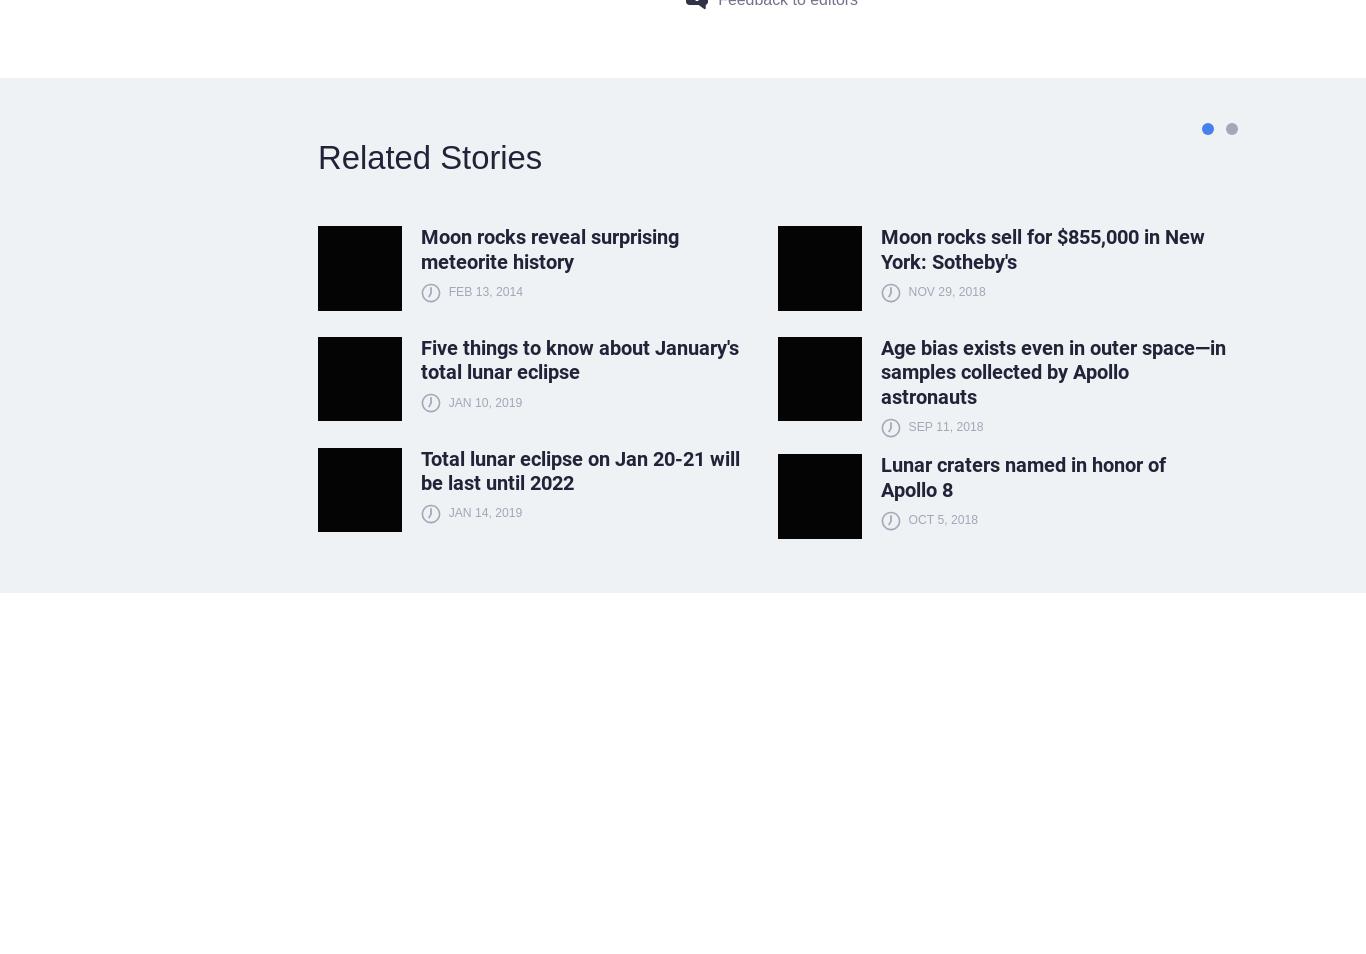  I want to click on 'Lunar craters named in honor of Apollo 8', so click(1023, 477).